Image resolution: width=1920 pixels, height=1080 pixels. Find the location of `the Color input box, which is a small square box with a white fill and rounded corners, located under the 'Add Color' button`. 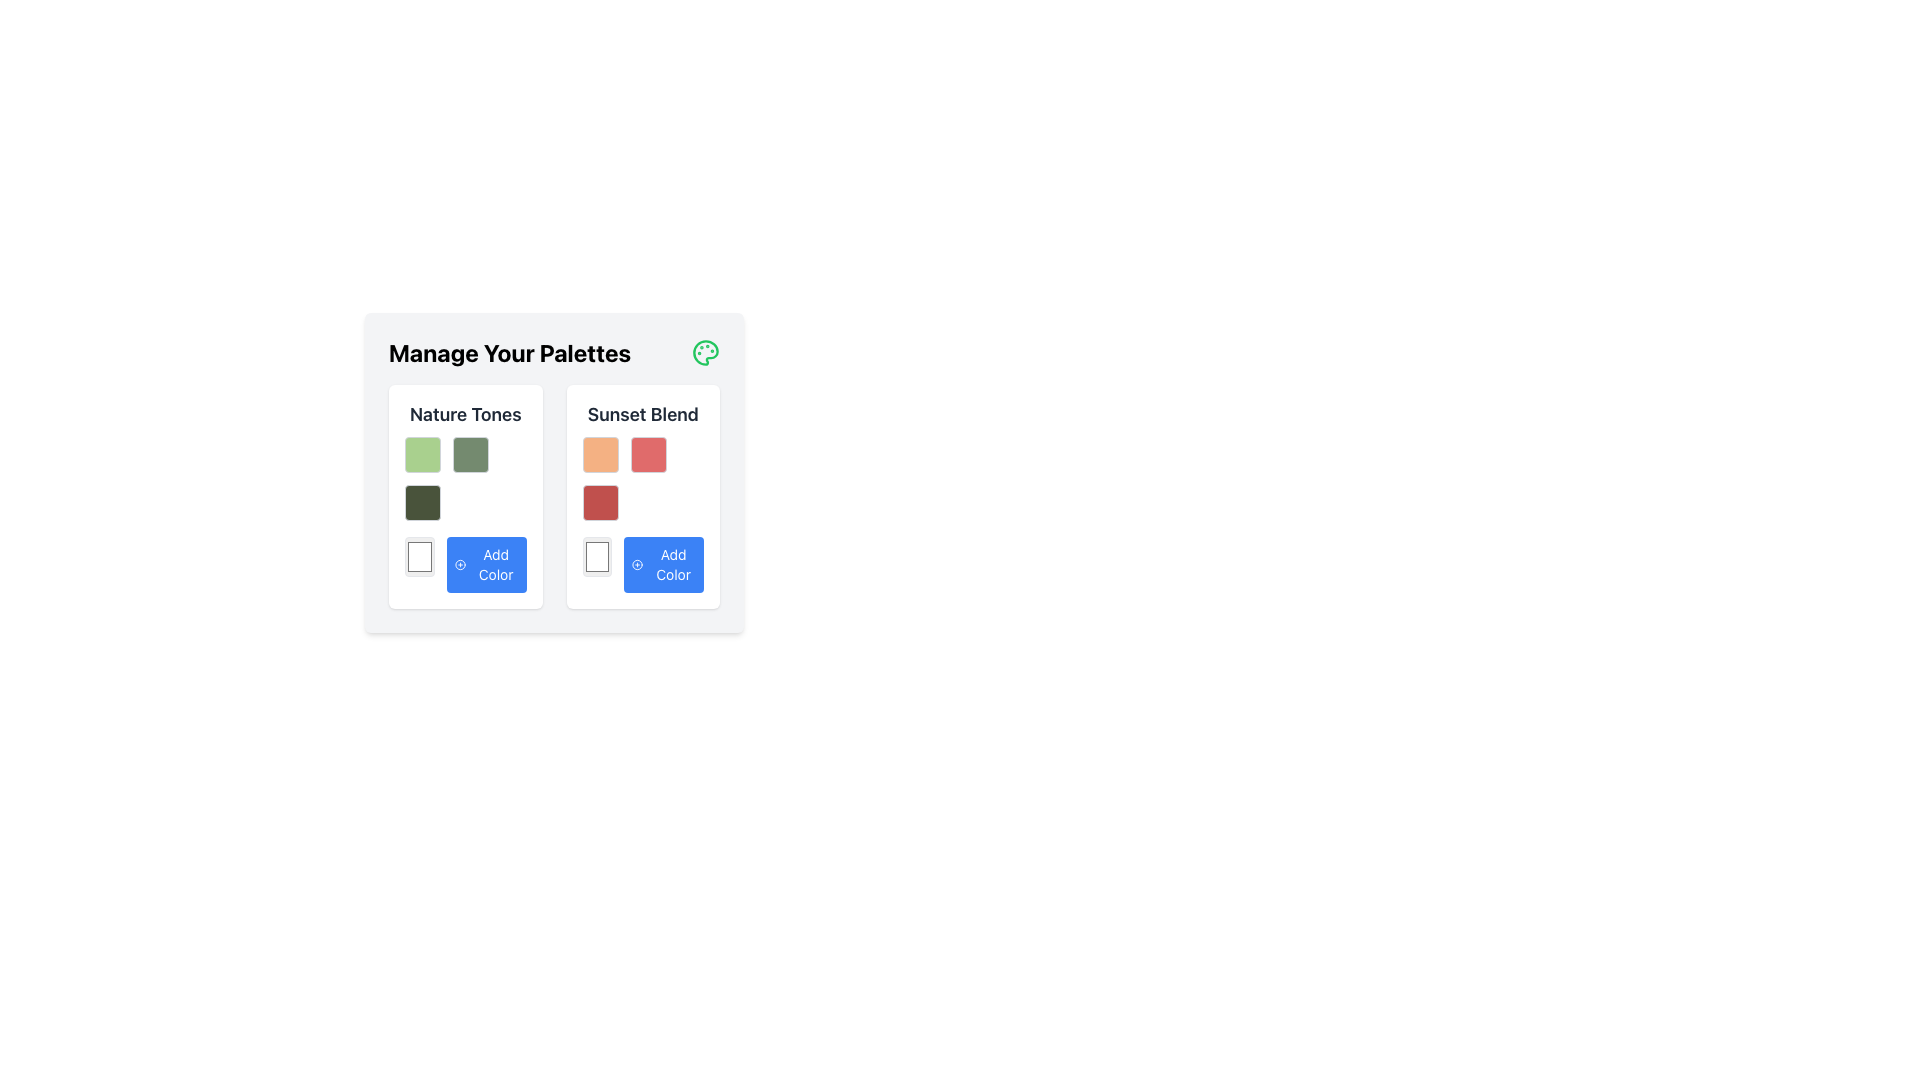

the Color input box, which is a small square box with a white fill and rounded corners, located under the 'Add Color' button is located at coordinates (418, 556).